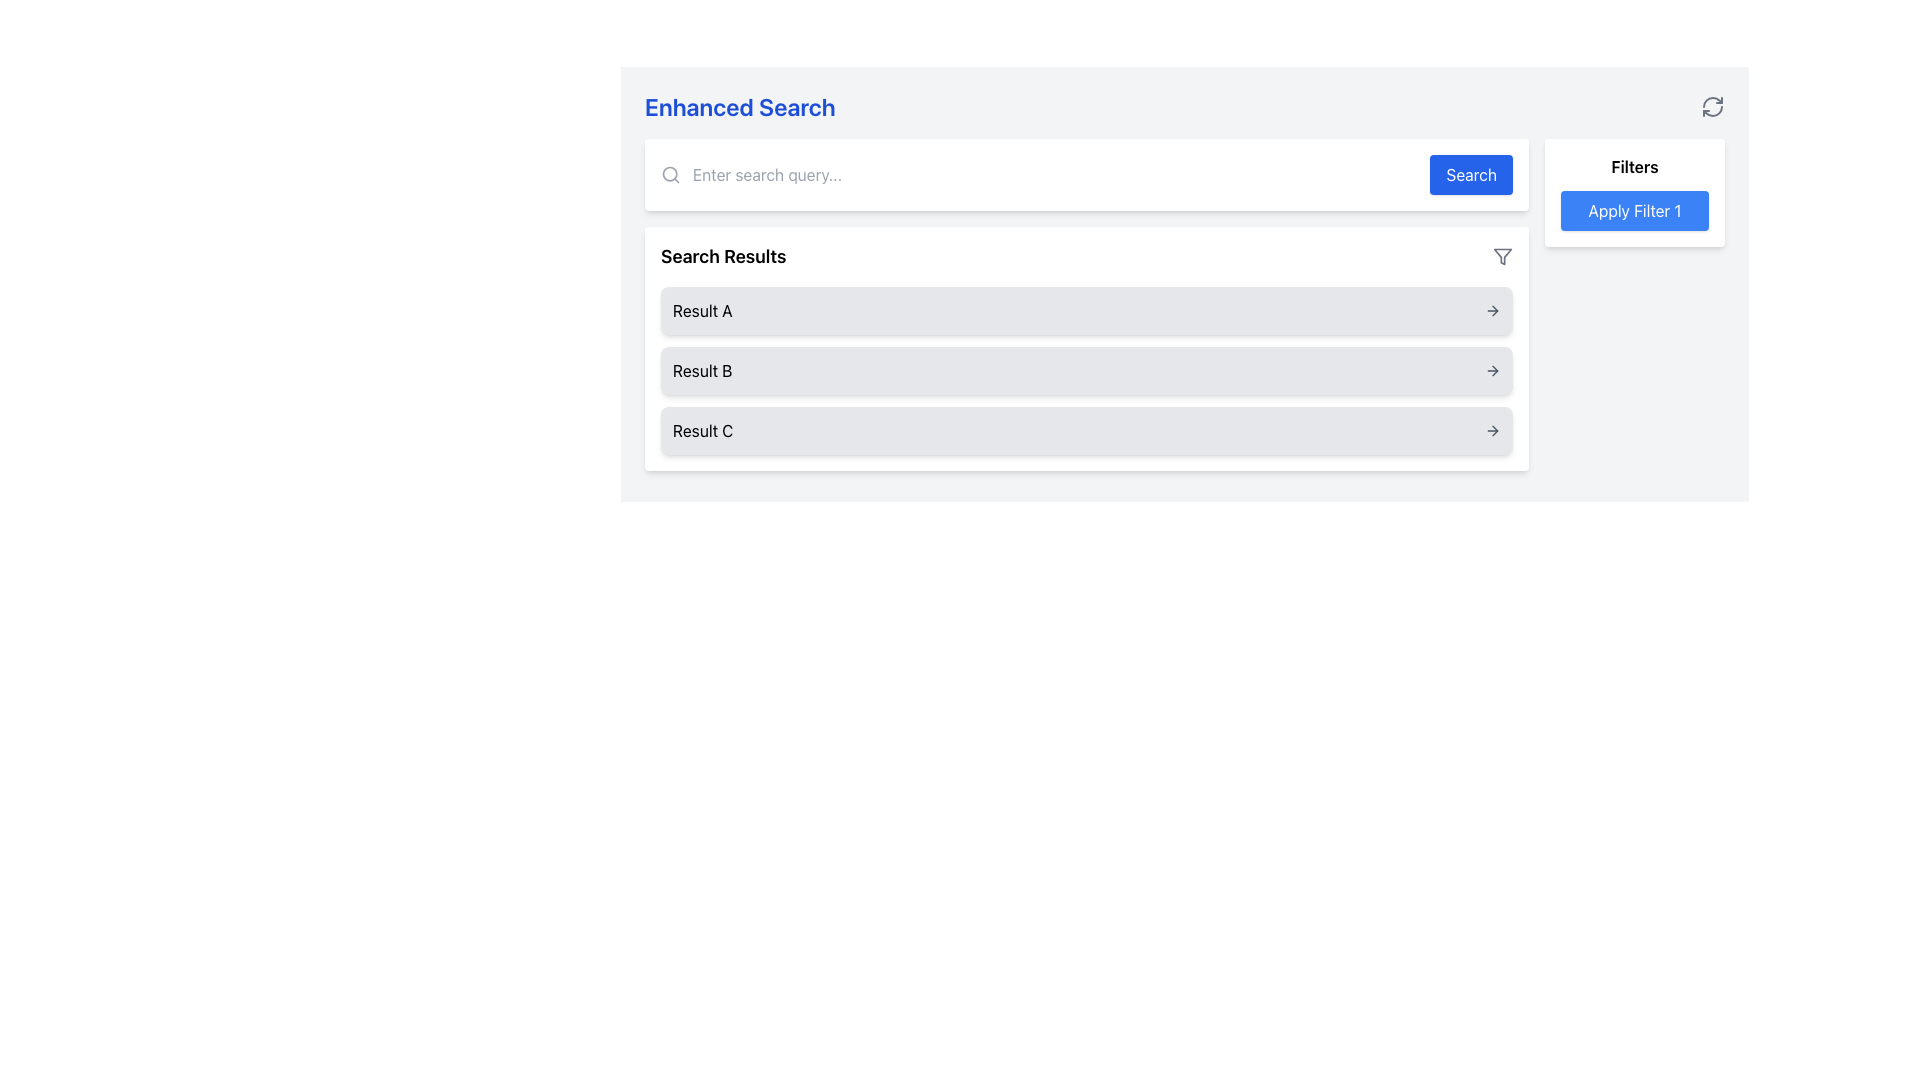  Describe the element at coordinates (1495, 430) in the screenshot. I see `the rightward pointing arrowhead icon located next to the third list item in the 'Search Results' section` at that location.